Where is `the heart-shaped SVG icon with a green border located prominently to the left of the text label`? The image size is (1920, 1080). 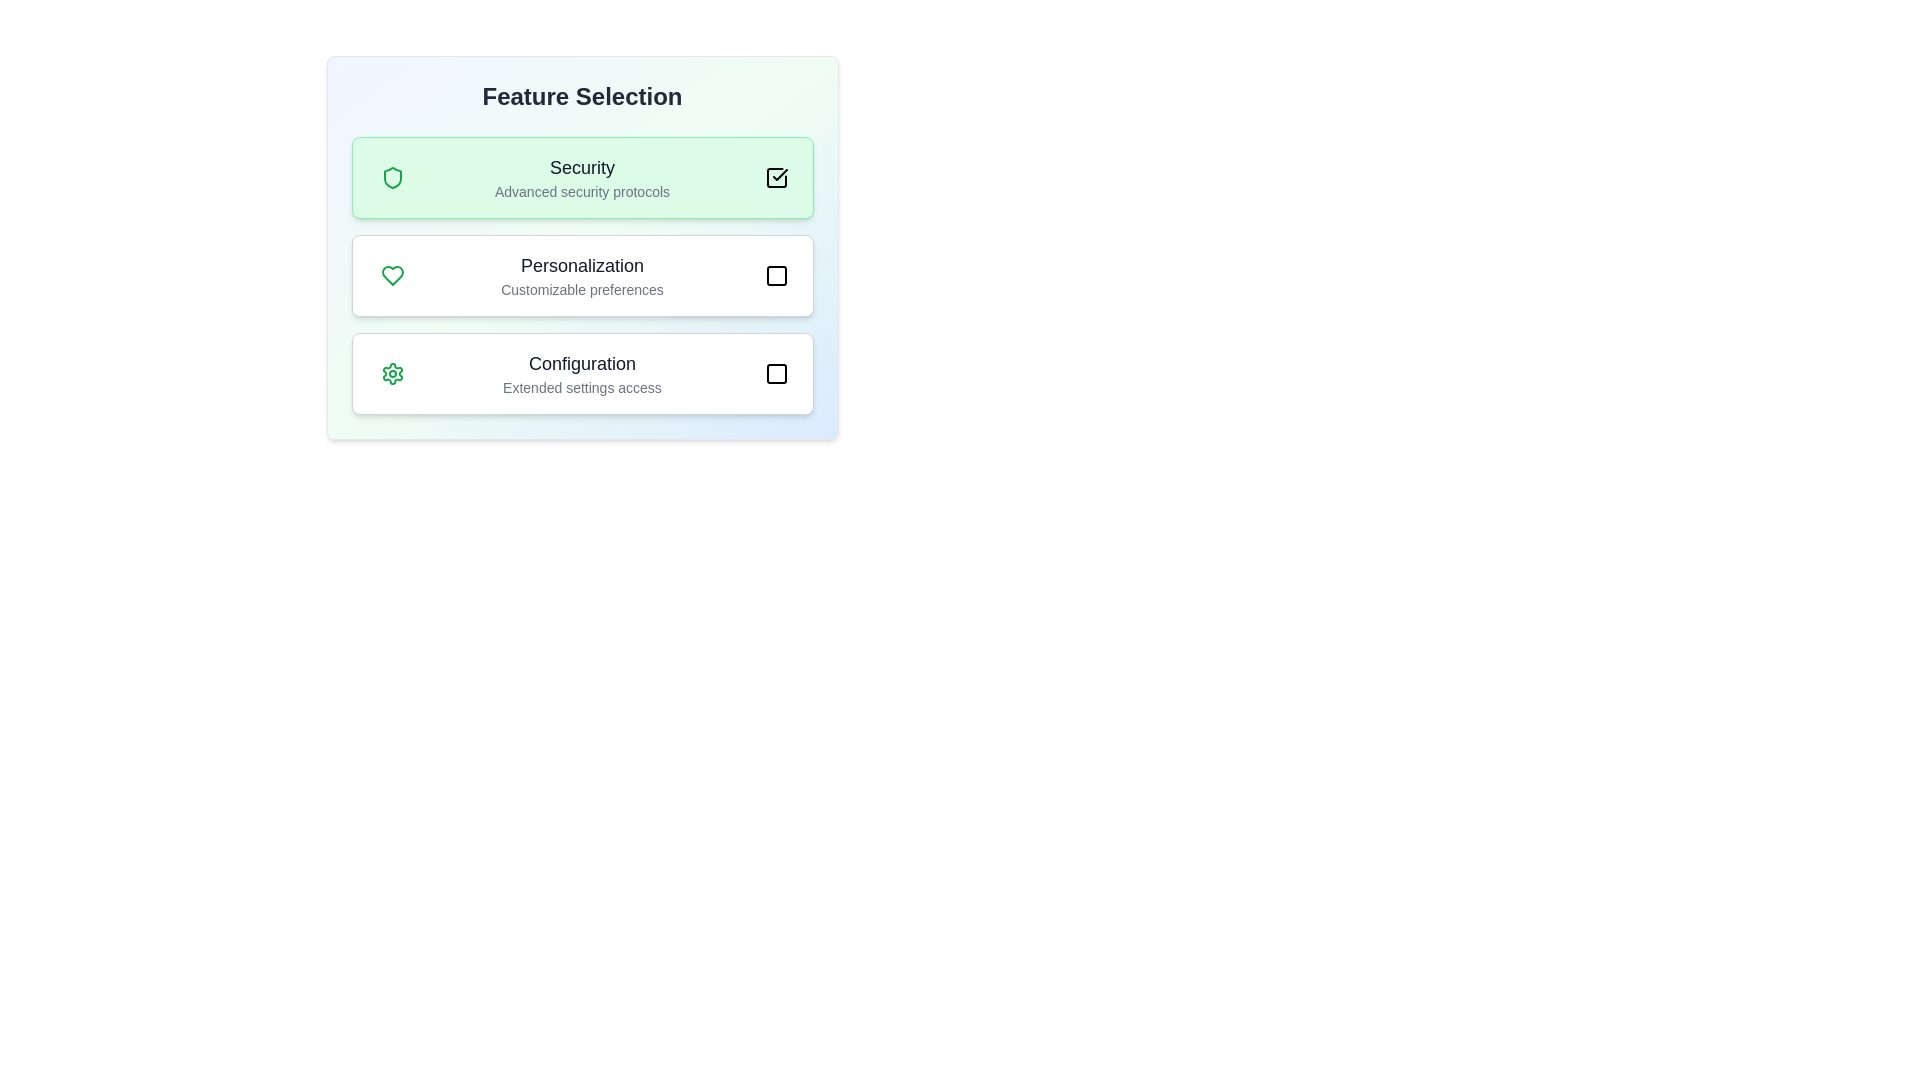
the heart-shaped SVG icon with a green border located prominently to the left of the text label is located at coordinates (392, 276).